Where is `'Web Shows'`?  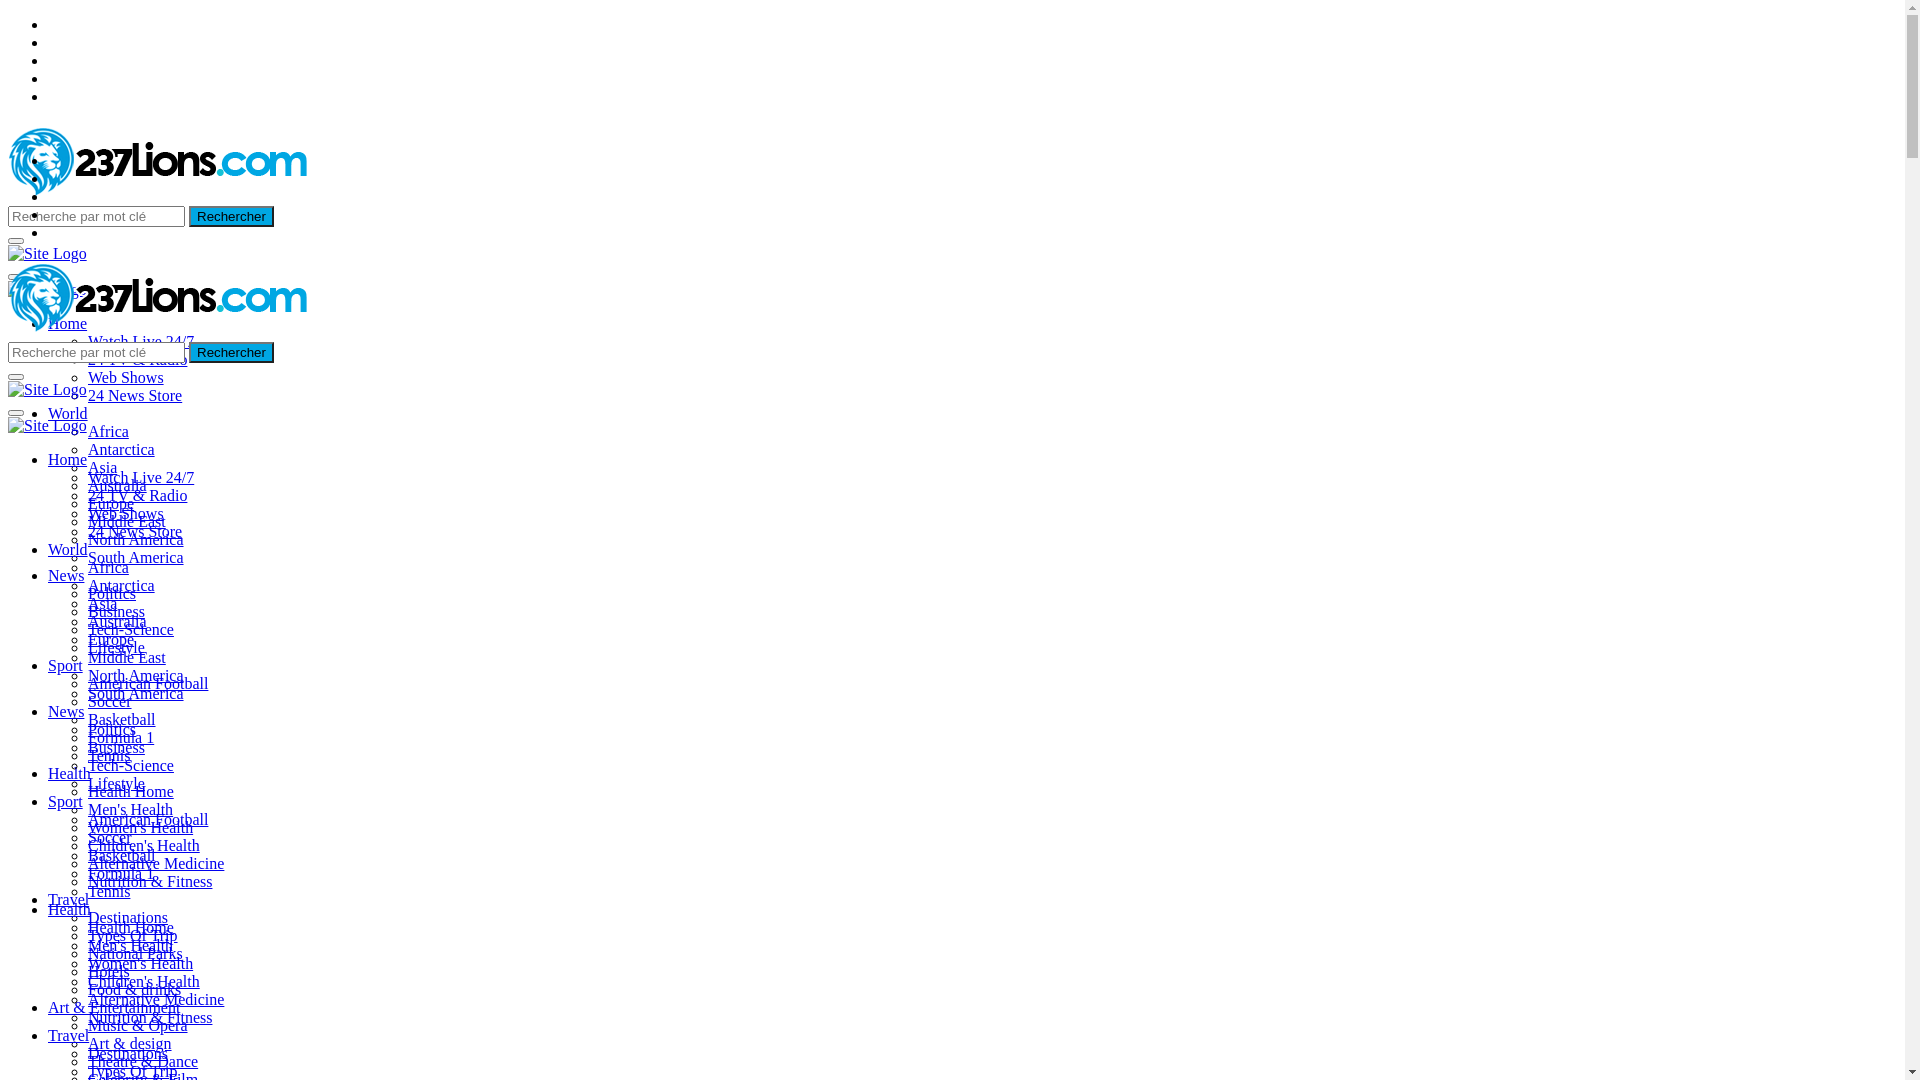
'Web Shows' is located at coordinates (124, 377).